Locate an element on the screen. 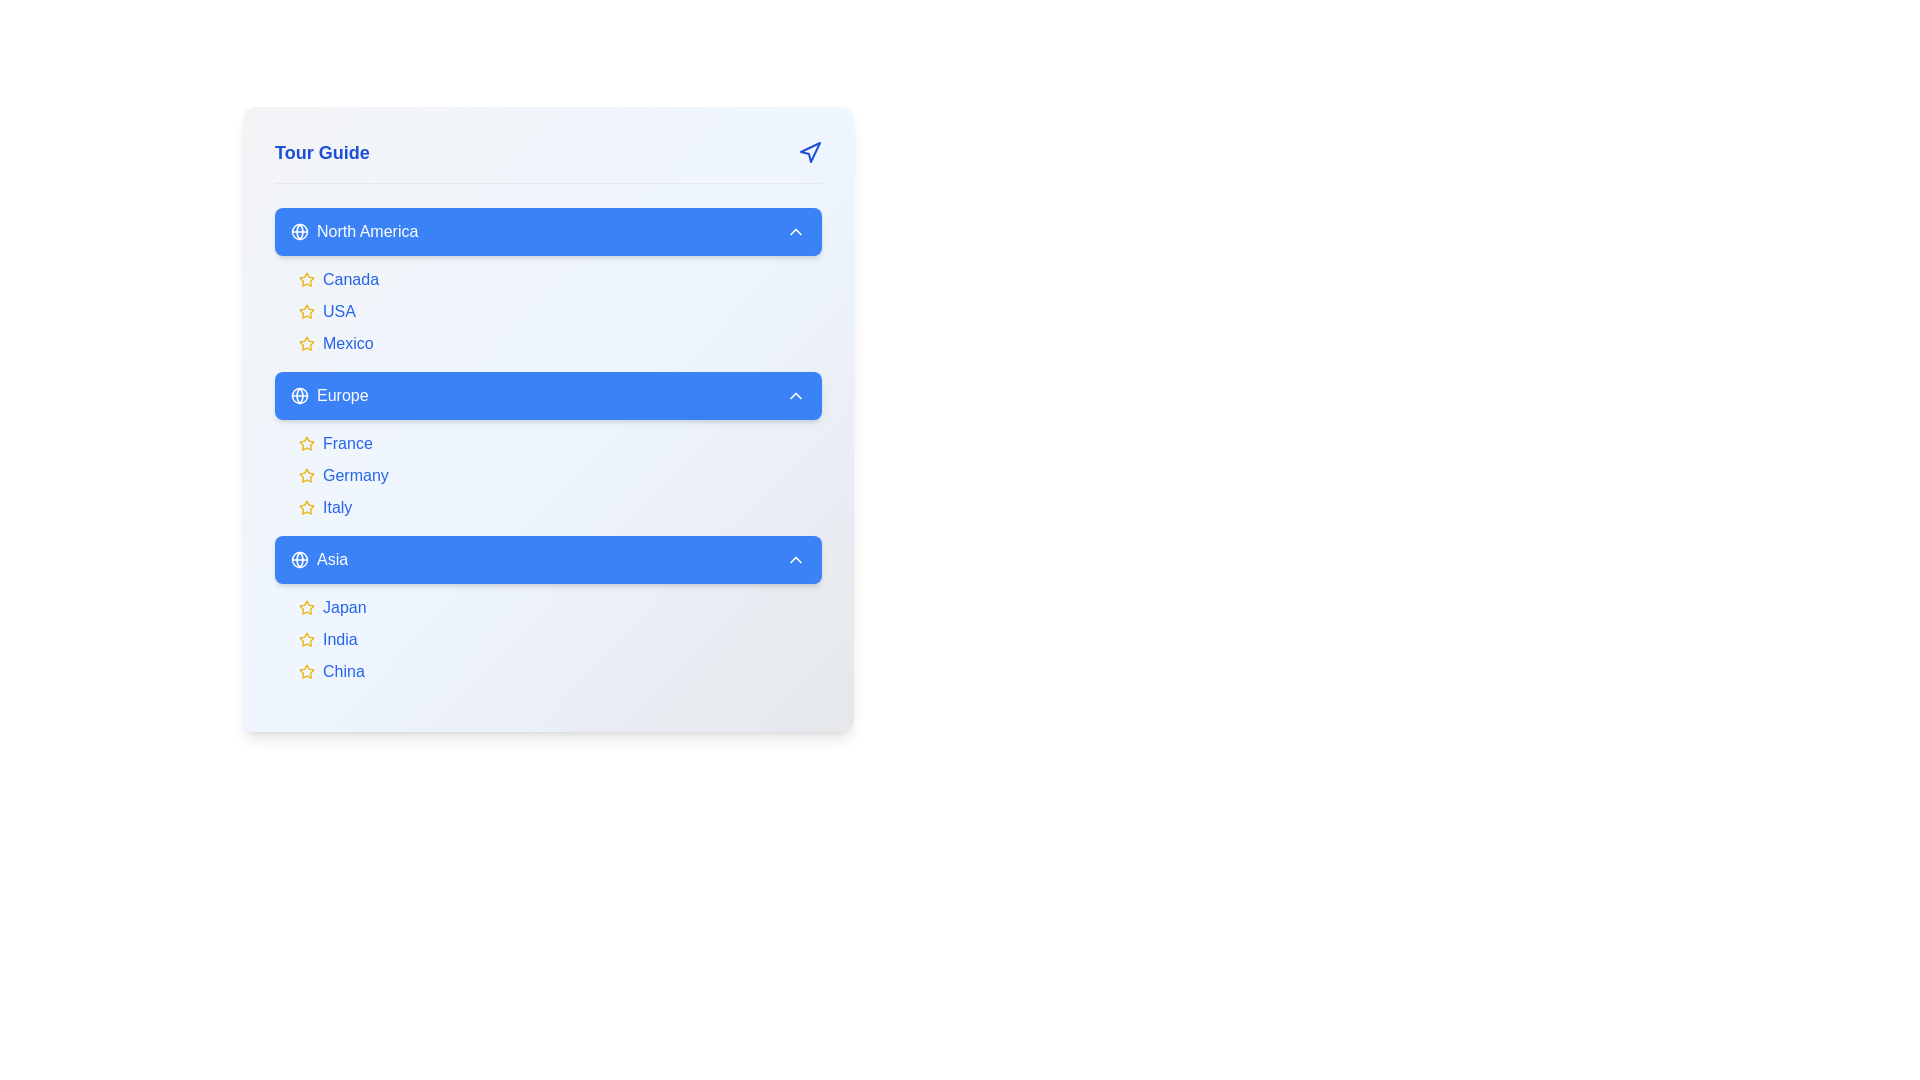  the star icon near the text label for 'China' to mark it as favorite is located at coordinates (306, 671).